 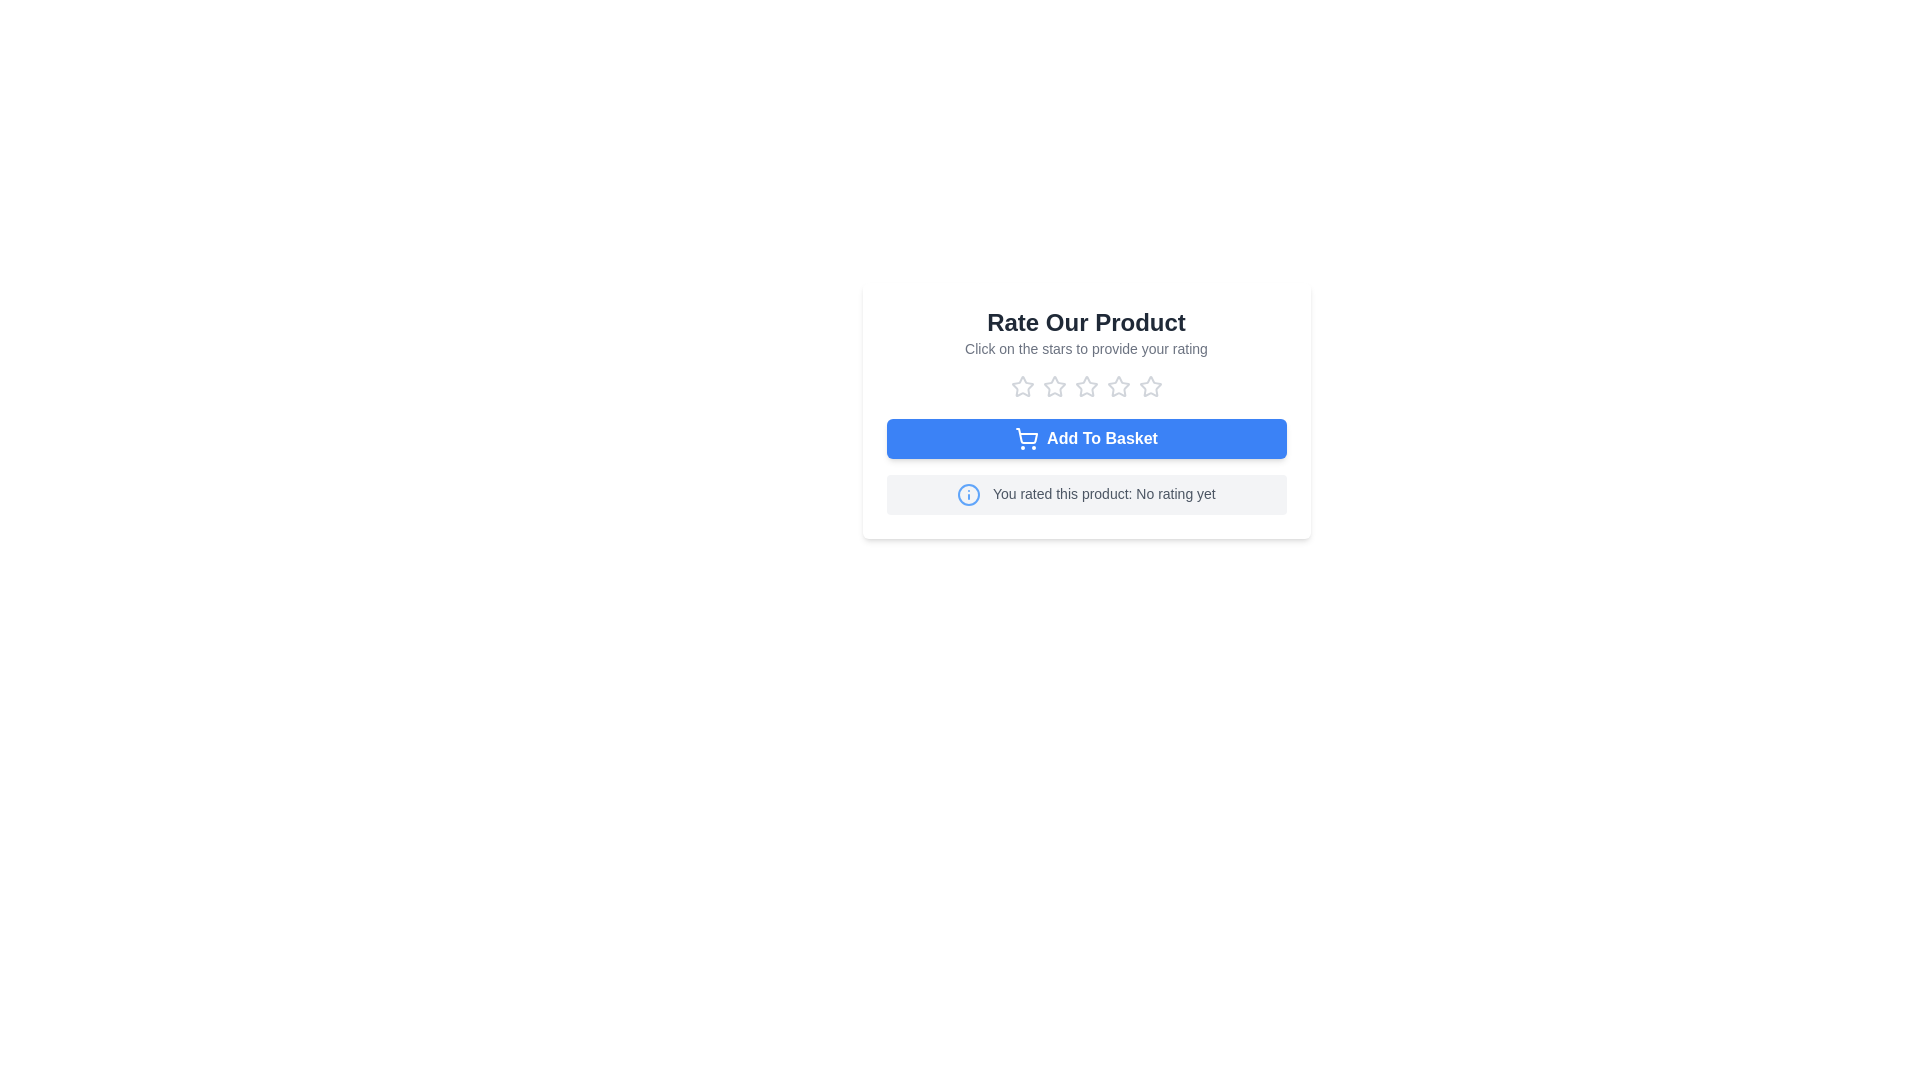 I want to click on the second star icon in the rating section, so click(x=1053, y=385).